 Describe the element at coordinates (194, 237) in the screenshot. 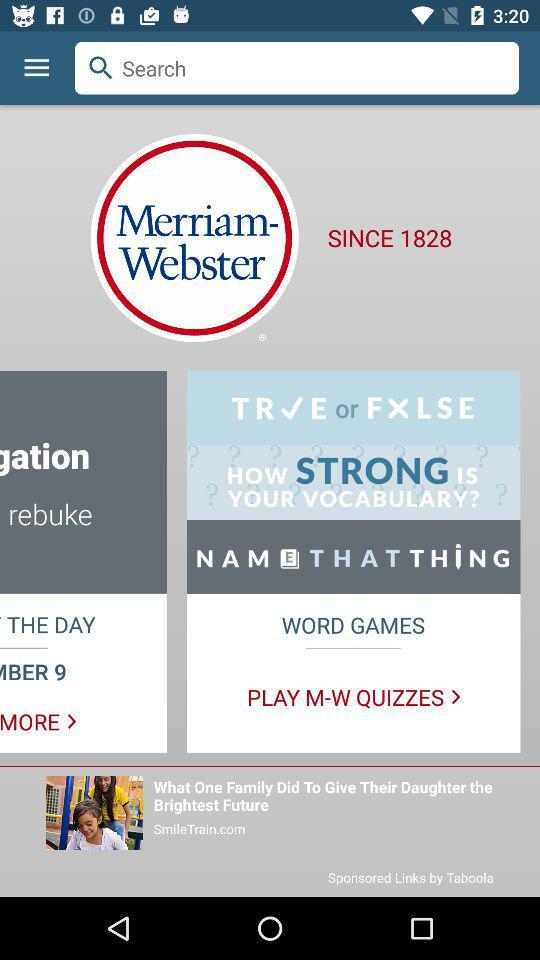

I see `the logo which is below the search bar` at that location.